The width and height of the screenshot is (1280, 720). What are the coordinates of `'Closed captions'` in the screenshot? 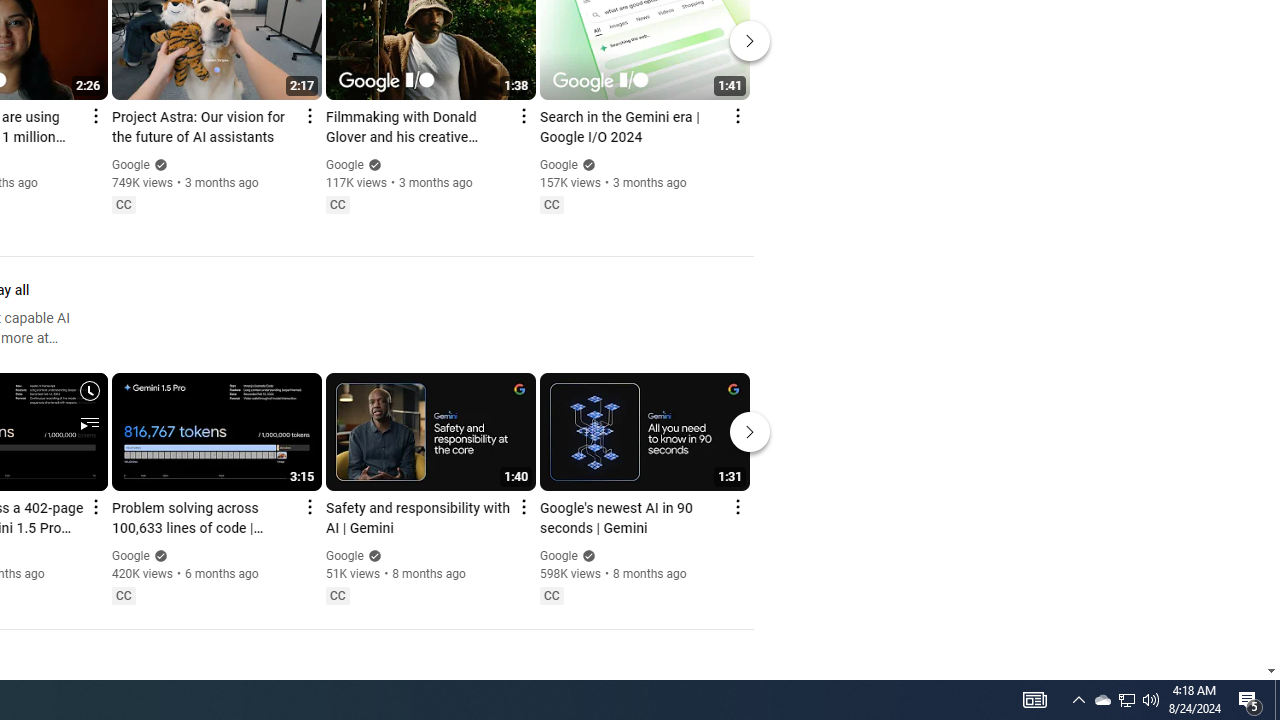 It's located at (551, 594).